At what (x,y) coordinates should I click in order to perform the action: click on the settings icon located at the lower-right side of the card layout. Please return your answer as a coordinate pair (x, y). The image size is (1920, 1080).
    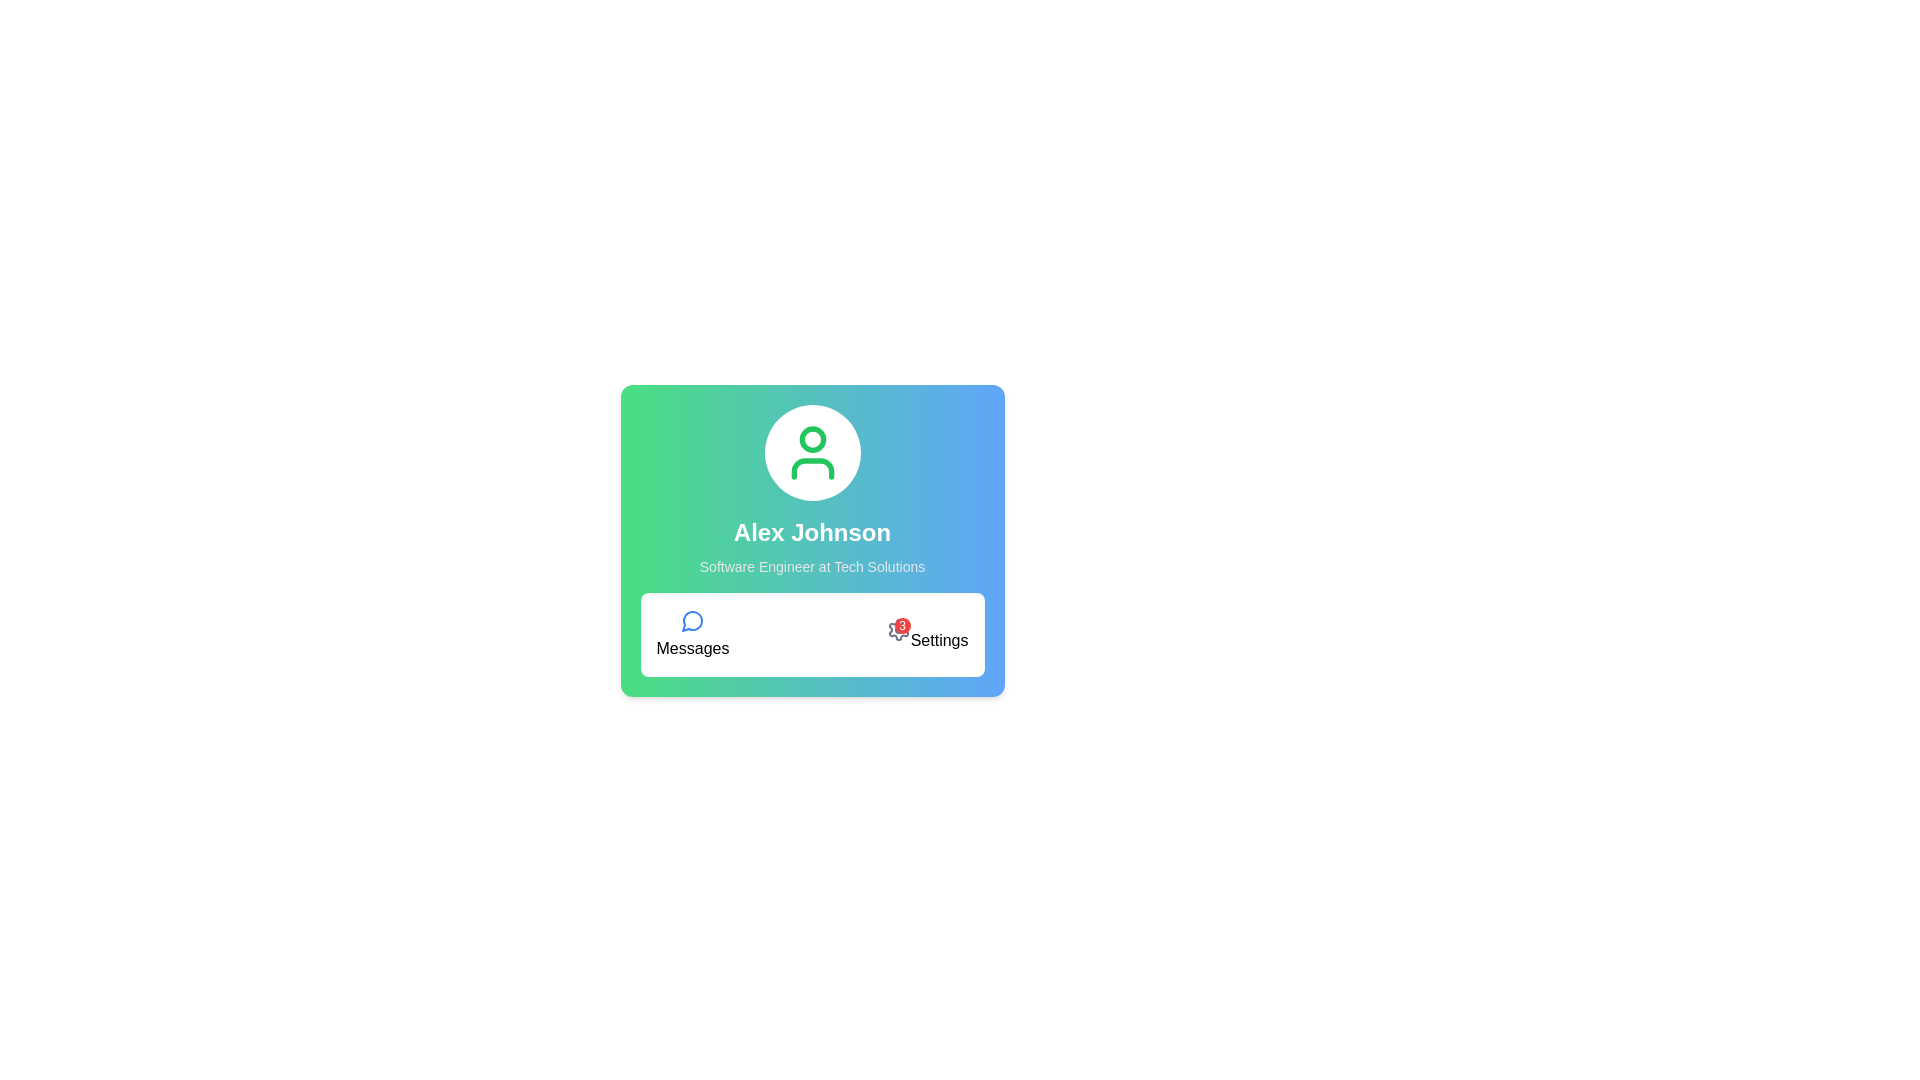
    Looking at the image, I should click on (897, 628).